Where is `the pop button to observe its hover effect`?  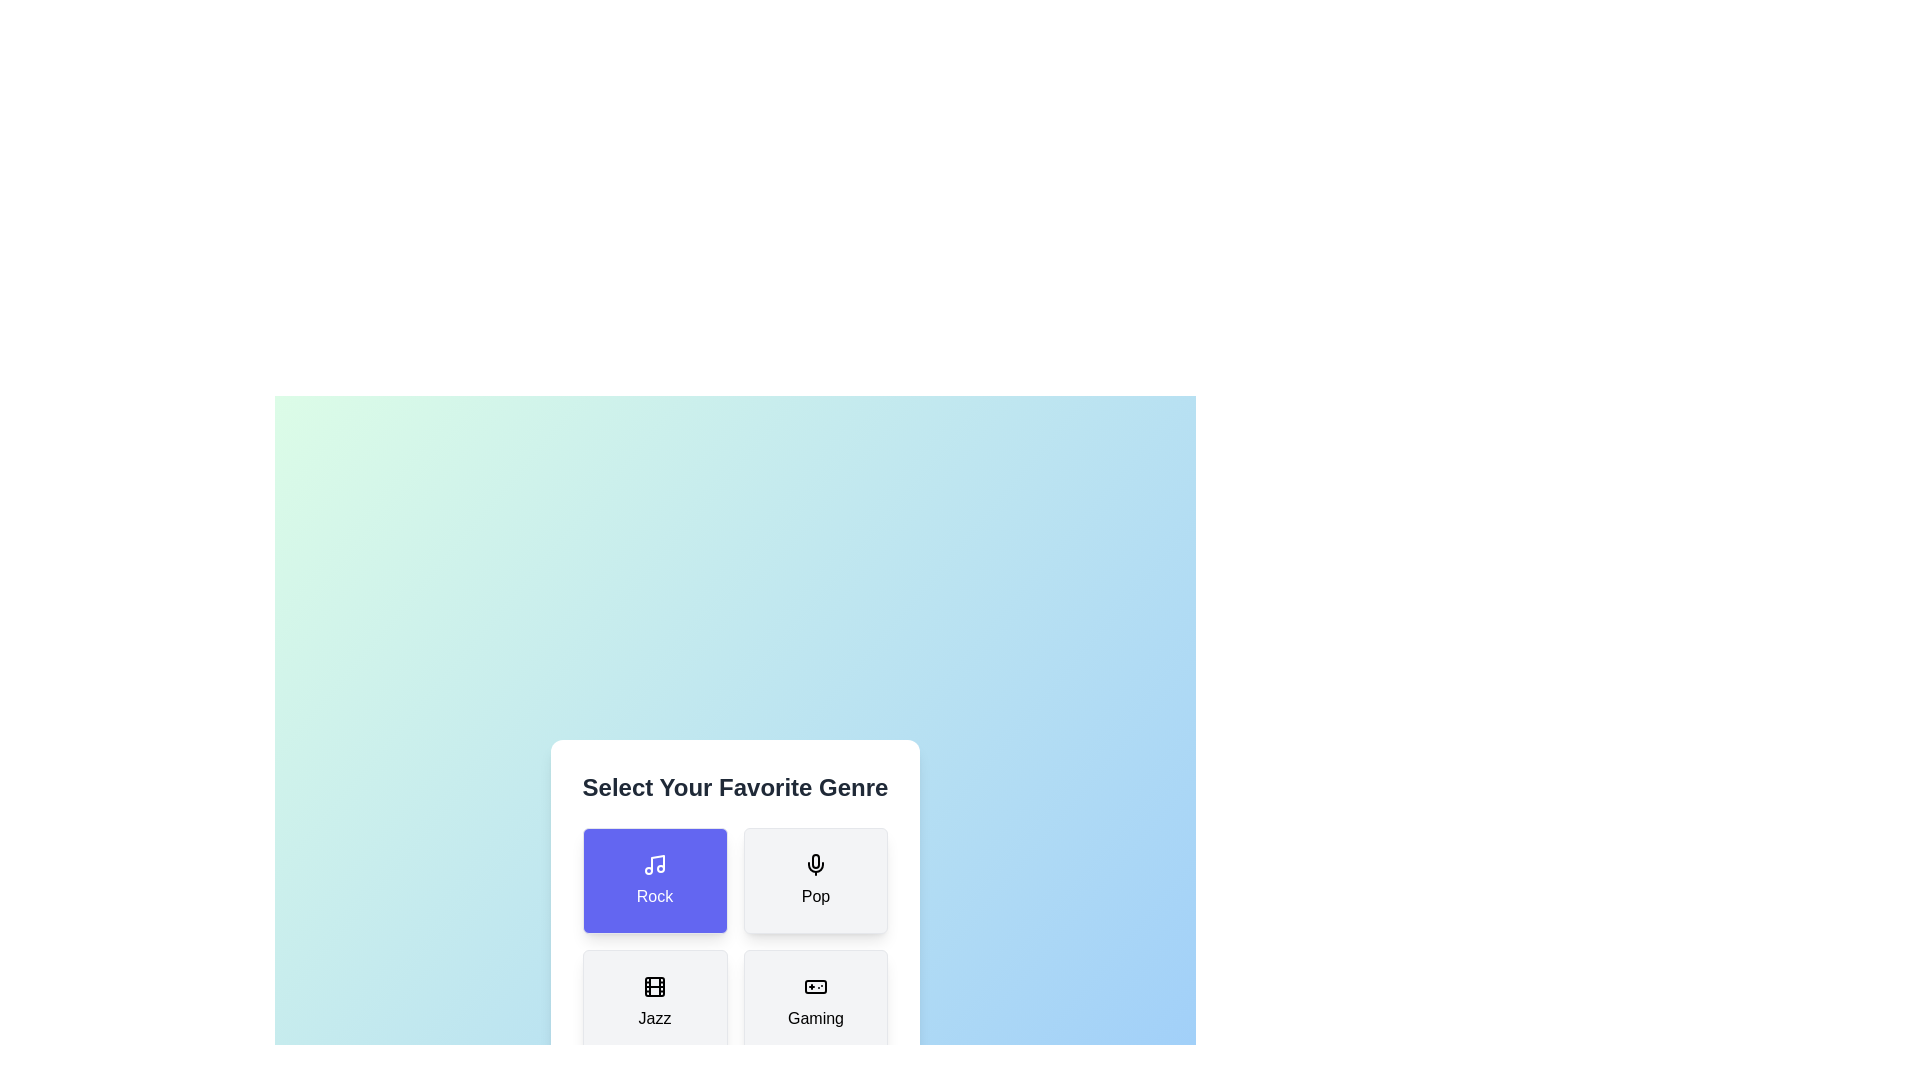
the pop button to observe its hover effect is located at coordinates (815, 879).